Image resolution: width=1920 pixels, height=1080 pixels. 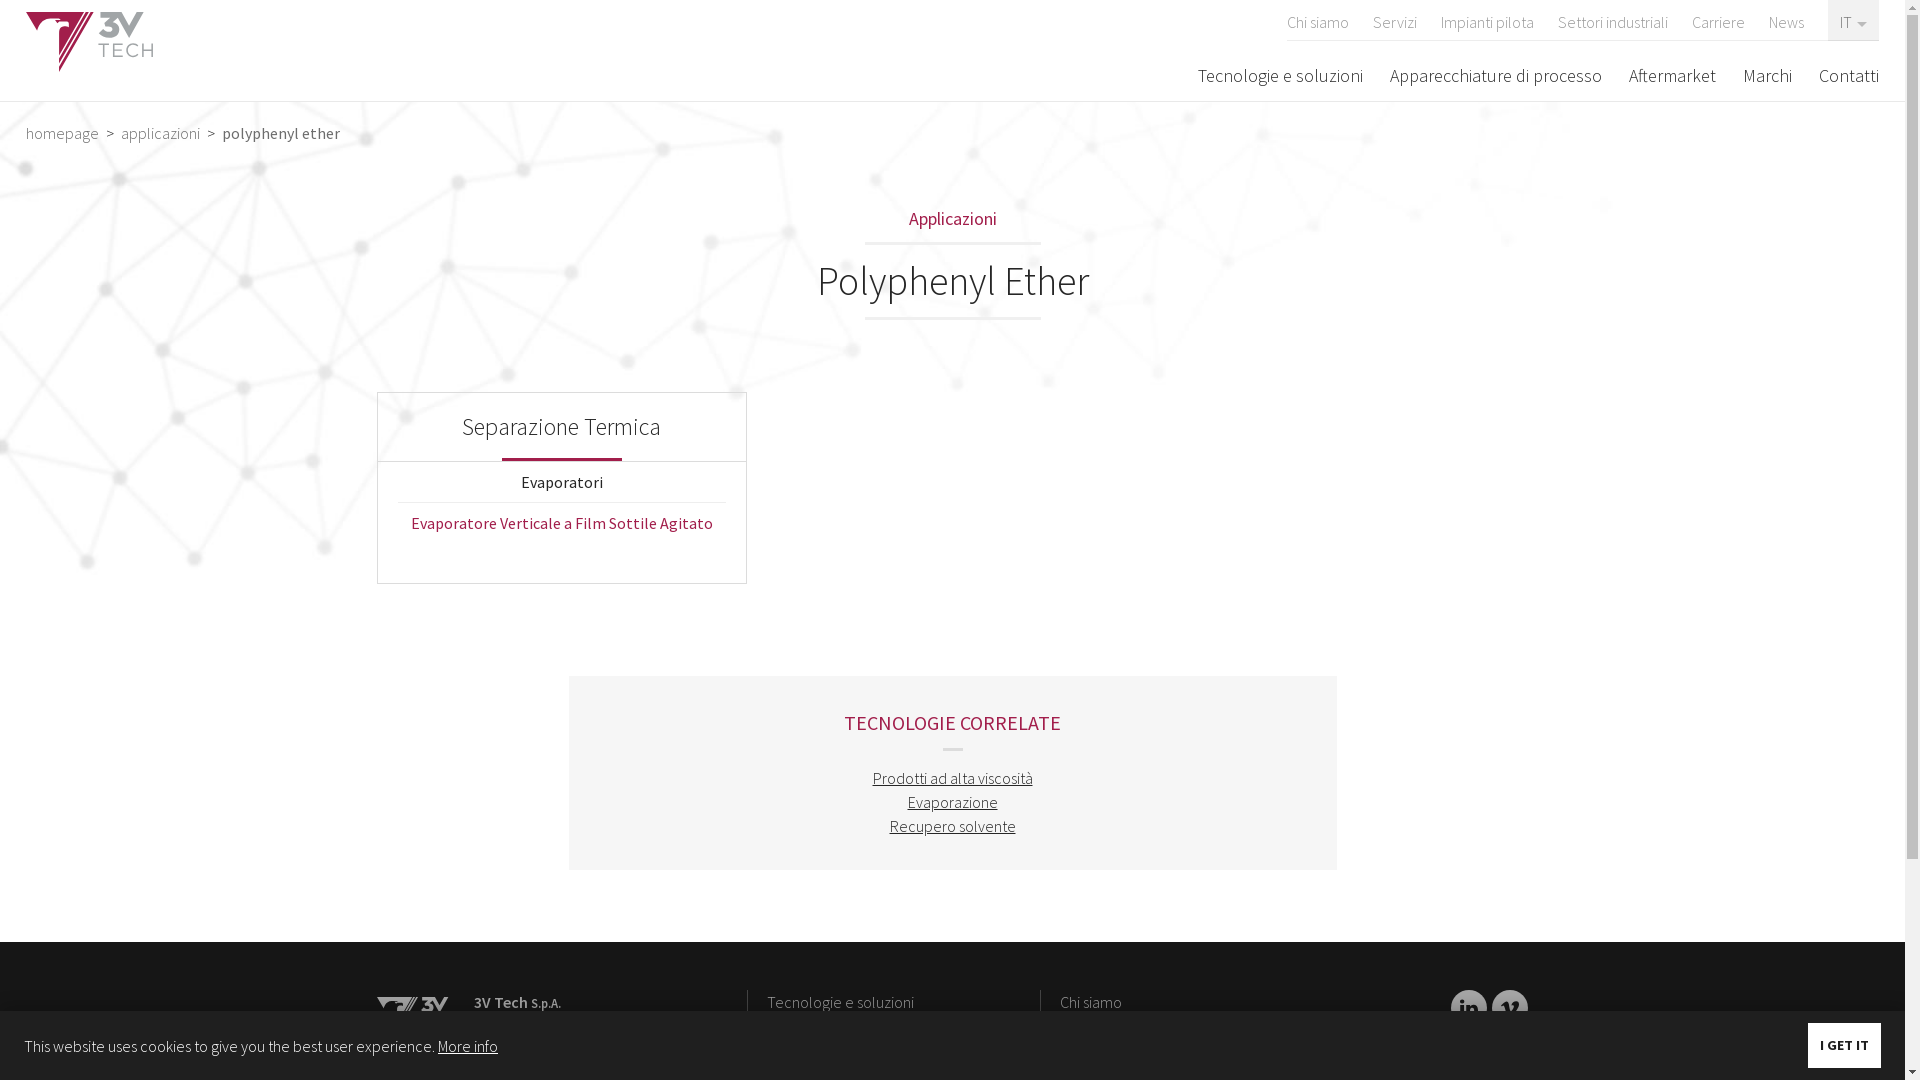 What do you see at coordinates (1394, 19) in the screenshot?
I see `'Servizi'` at bounding box center [1394, 19].